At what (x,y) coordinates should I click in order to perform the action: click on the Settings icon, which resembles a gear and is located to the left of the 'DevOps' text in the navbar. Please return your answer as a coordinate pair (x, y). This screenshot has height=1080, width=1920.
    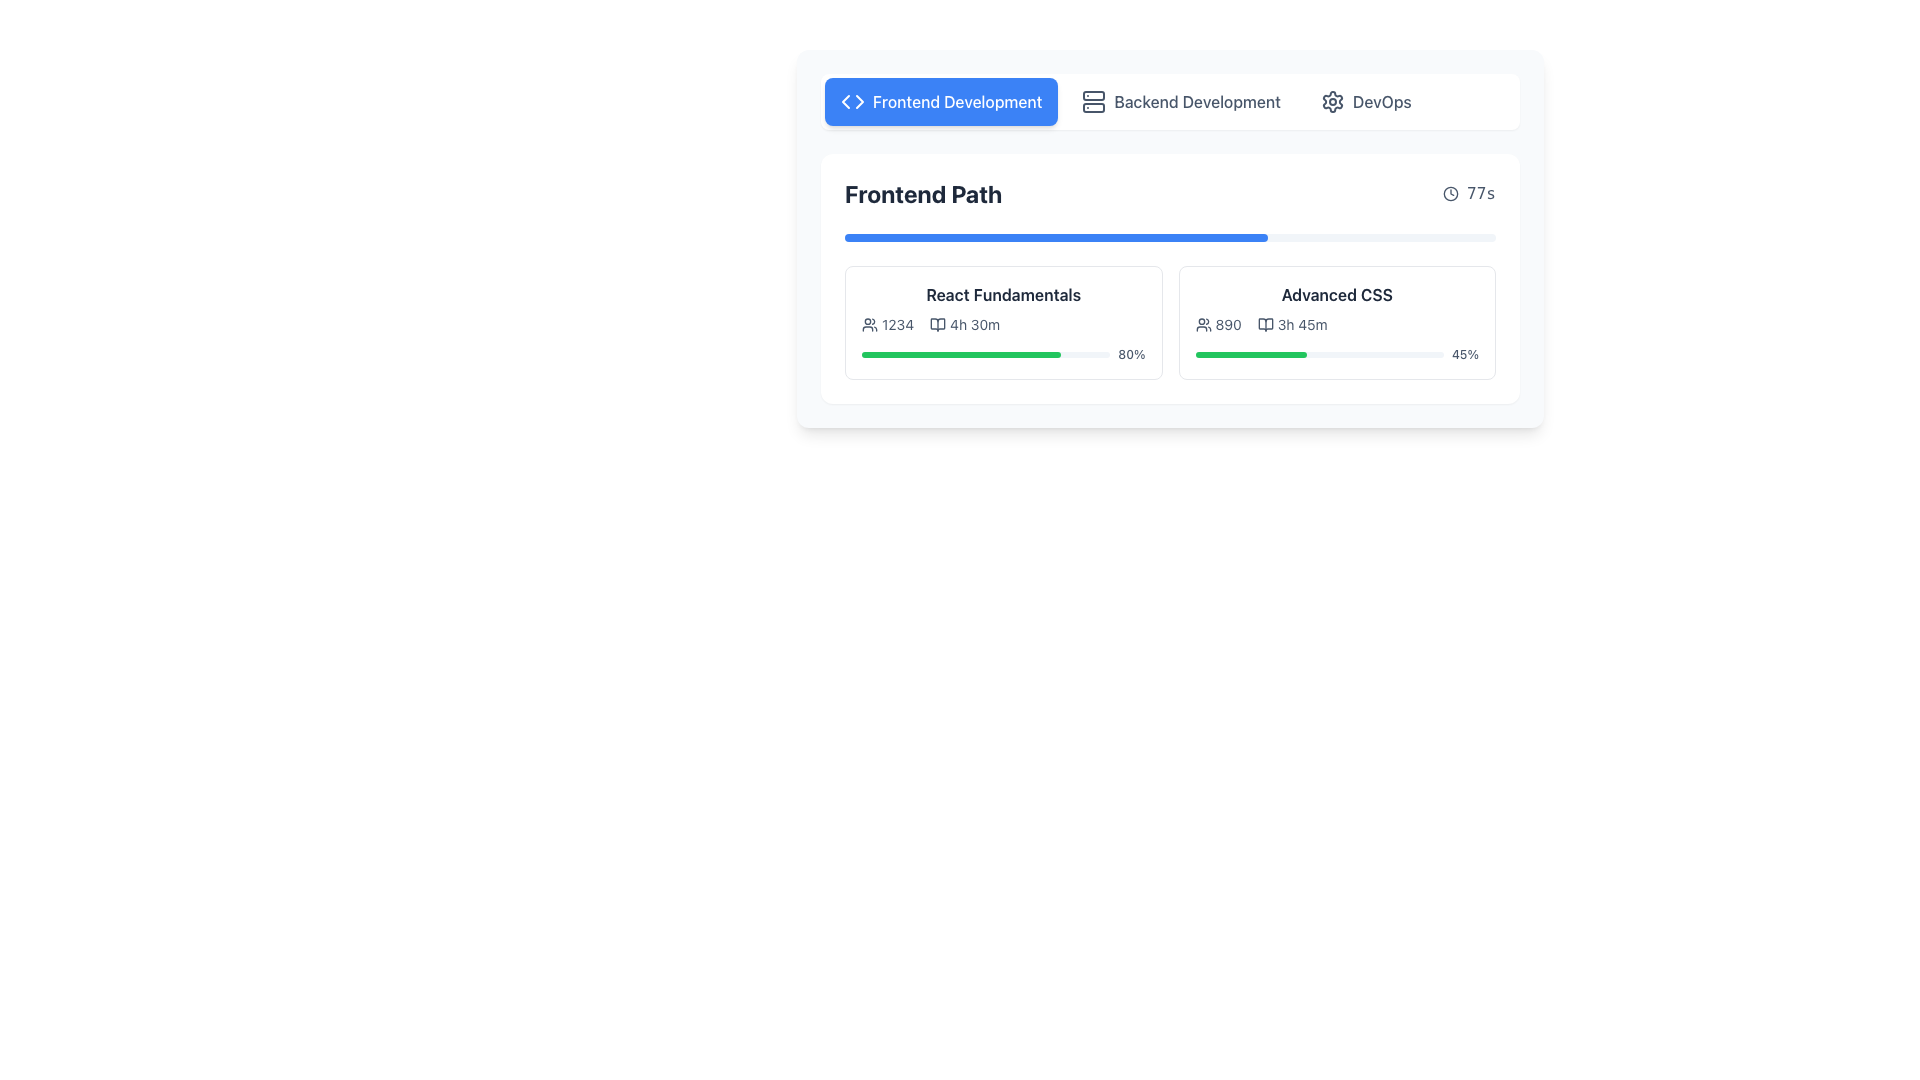
    Looking at the image, I should click on (1332, 101).